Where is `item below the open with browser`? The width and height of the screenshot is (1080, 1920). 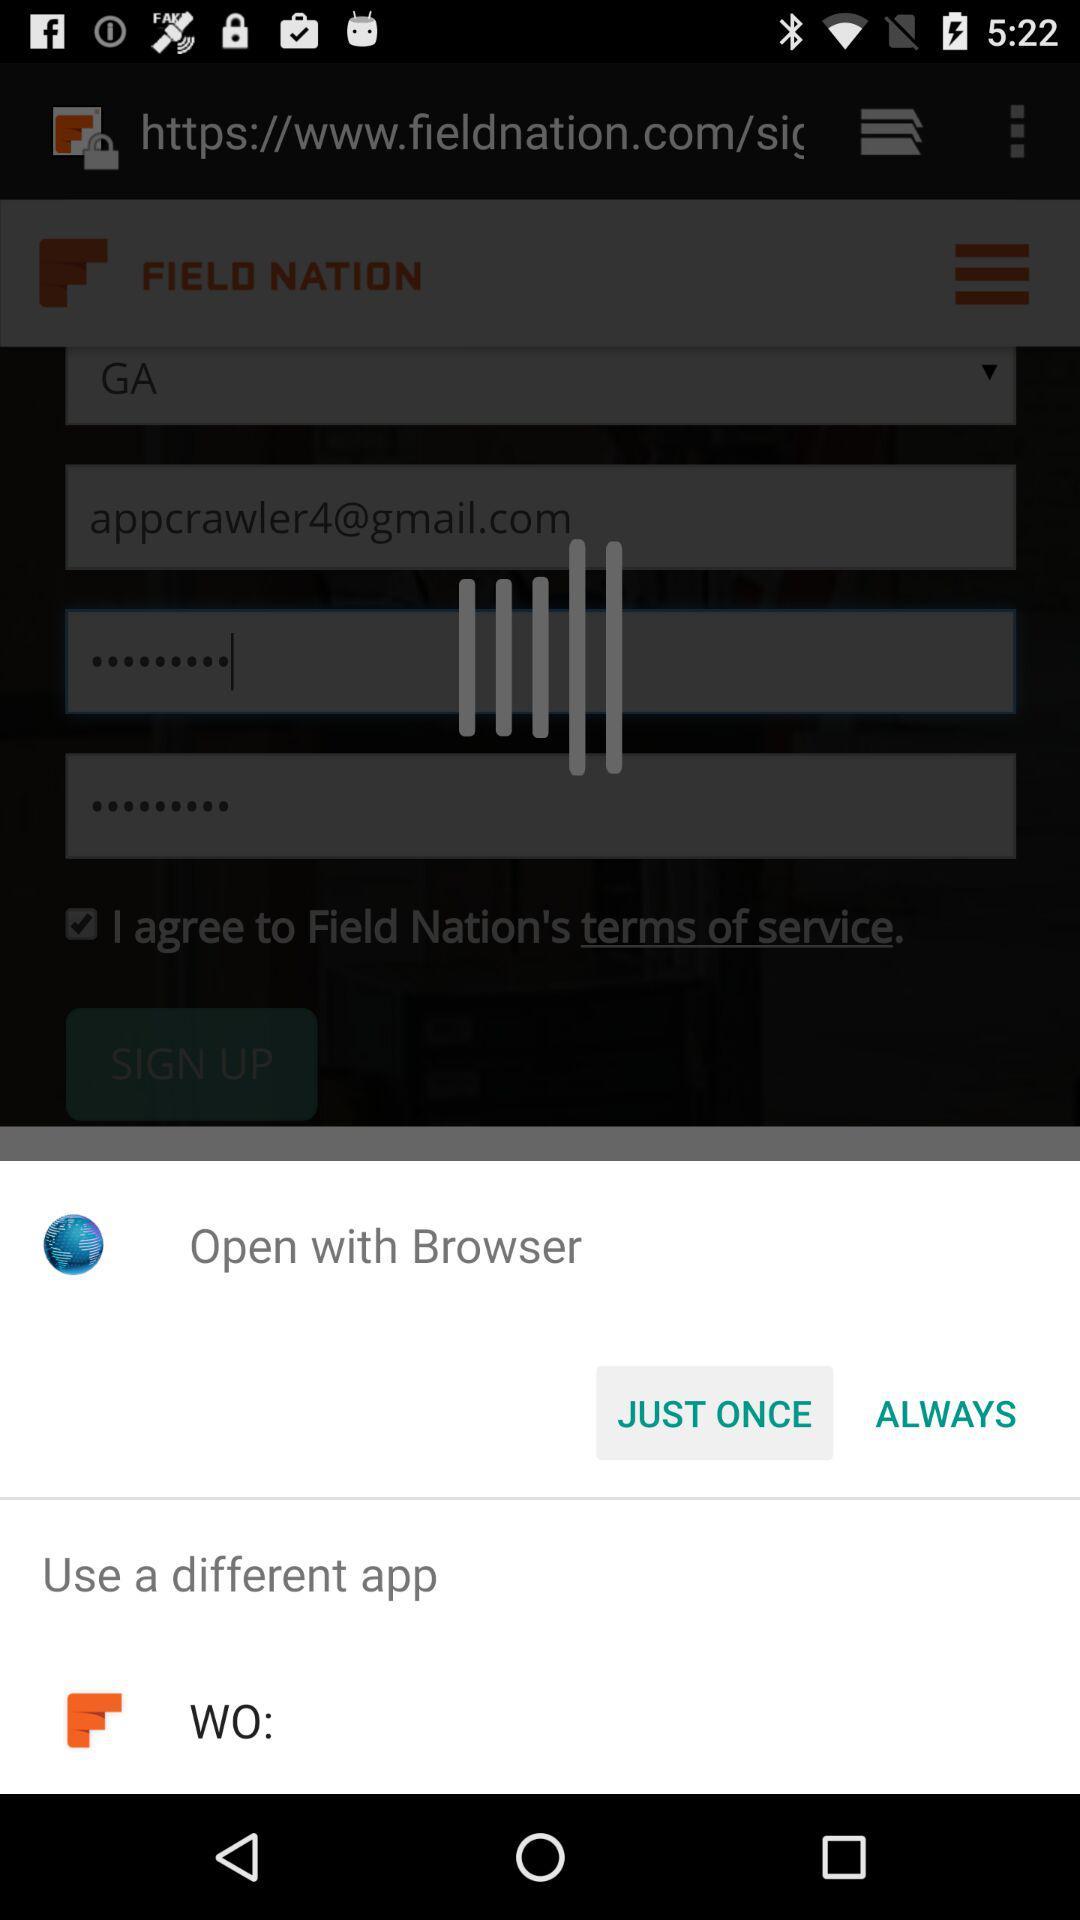
item below the open with browser is located at coordinates (713, 1411).